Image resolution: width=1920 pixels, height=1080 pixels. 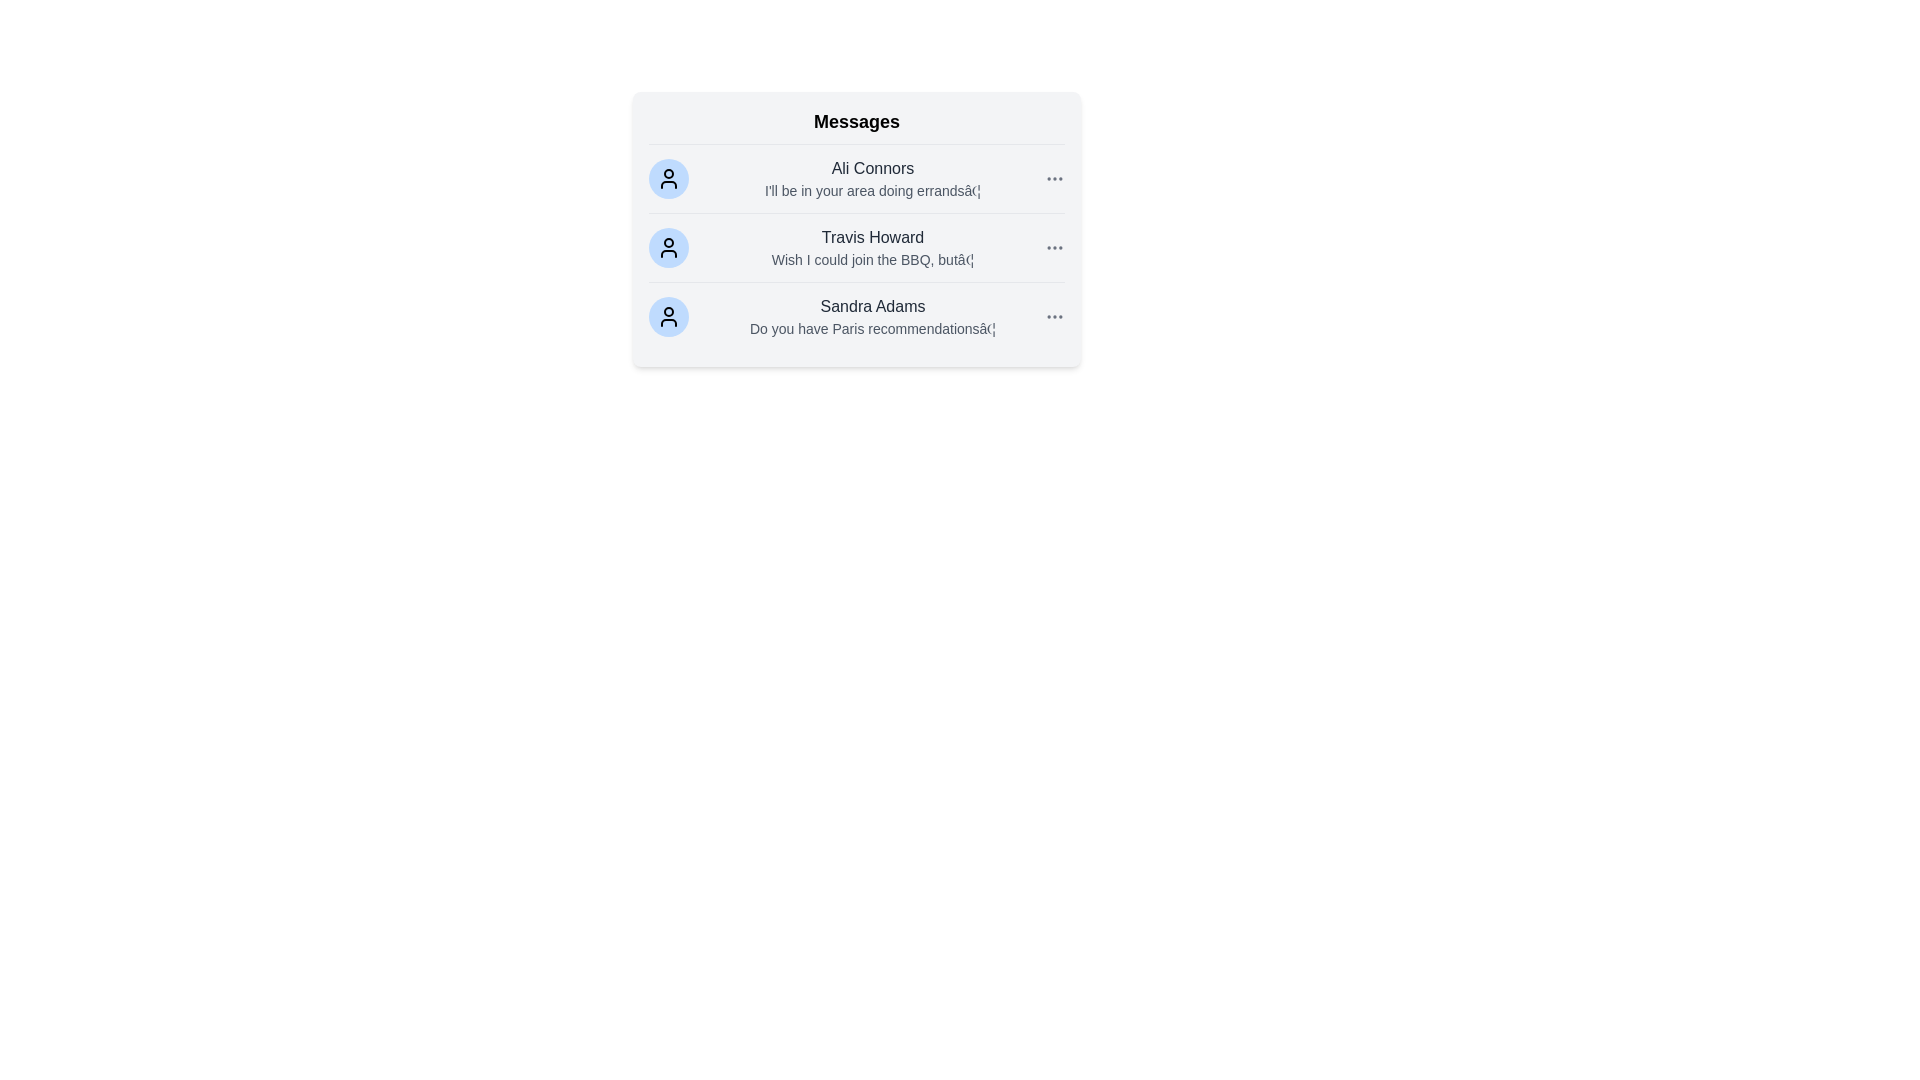 I want to click on the third message preview entry displaying the sender's name and message snippet, which is positioned below 'Ali Connors' and 'Travis Howard', so click(x=873, y=315).